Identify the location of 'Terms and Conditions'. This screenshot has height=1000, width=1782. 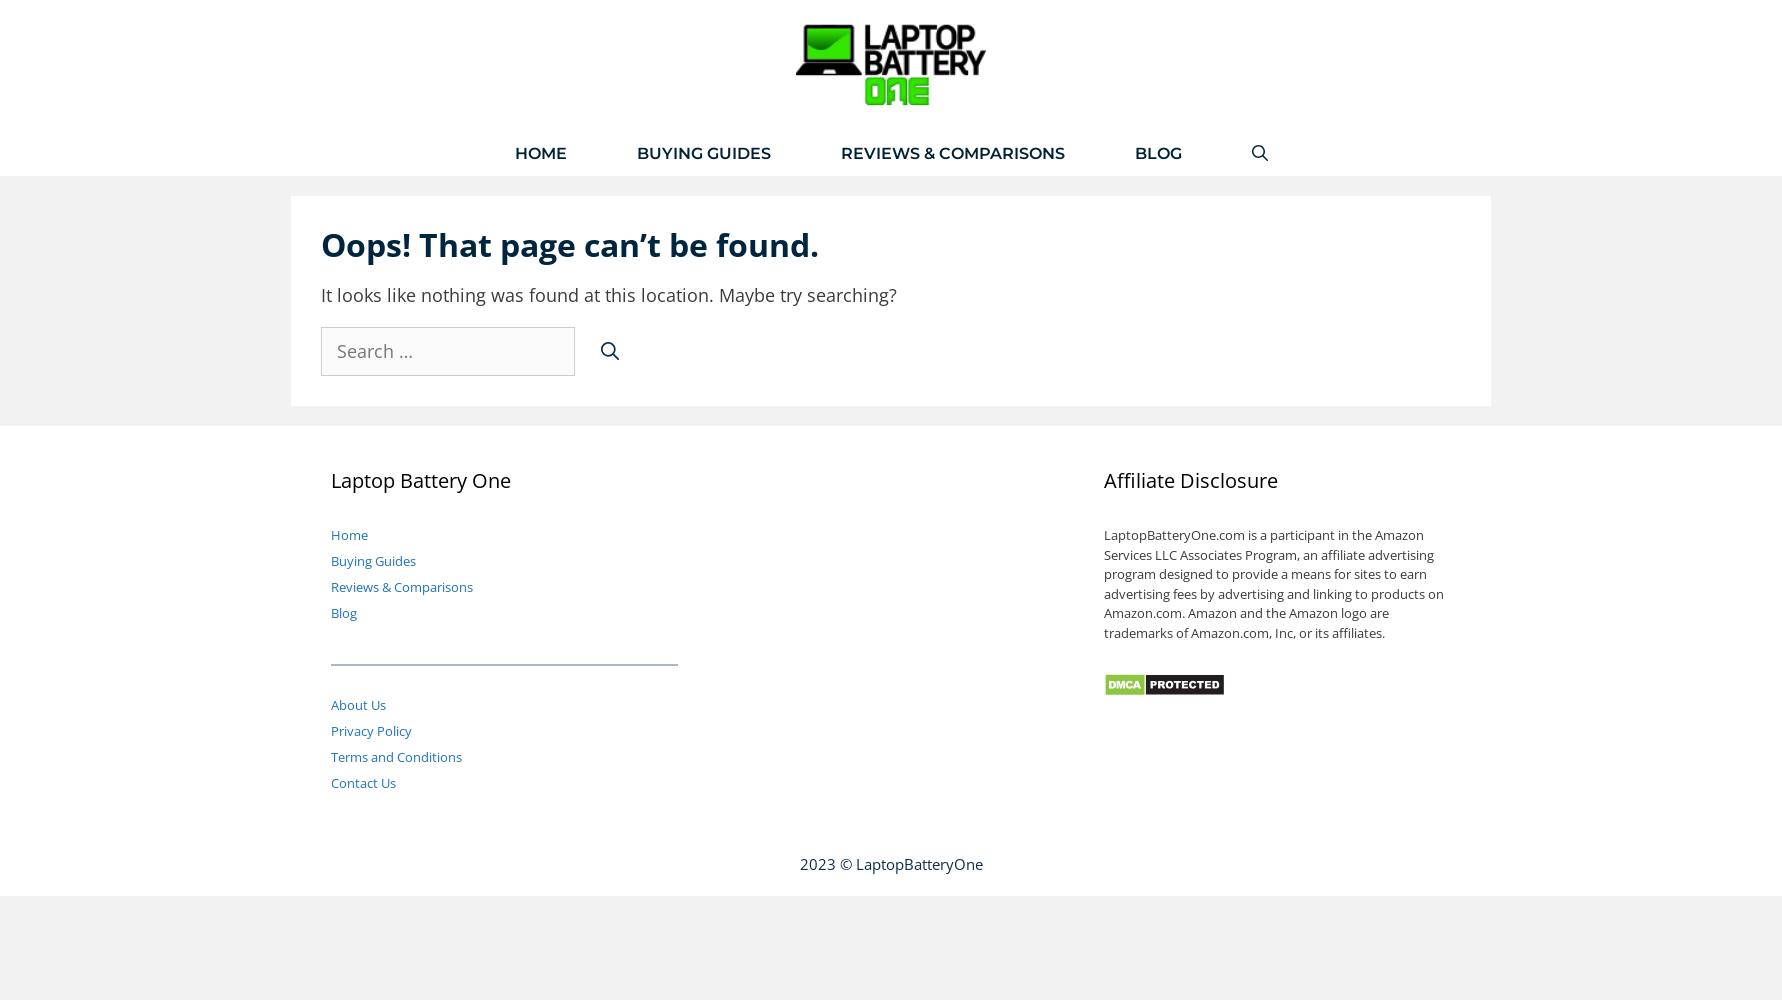
(396, 756).